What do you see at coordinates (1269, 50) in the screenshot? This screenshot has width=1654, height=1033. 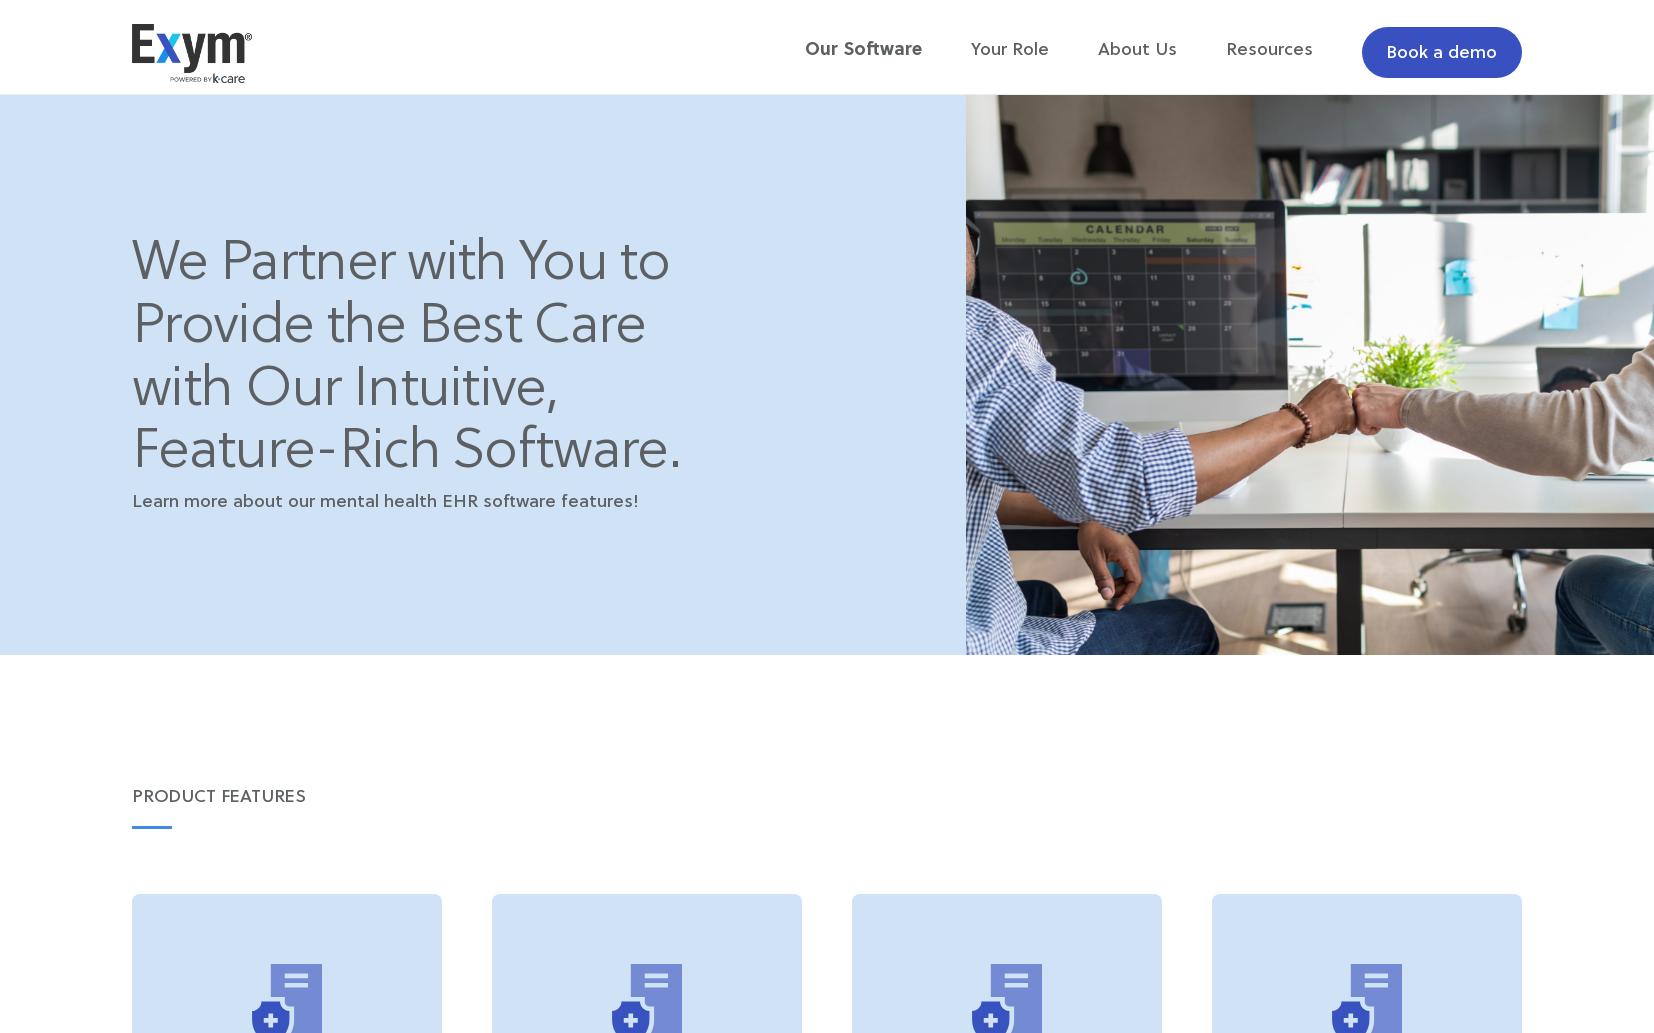 I see `'Resources'` at bounding box center [1269, 50].